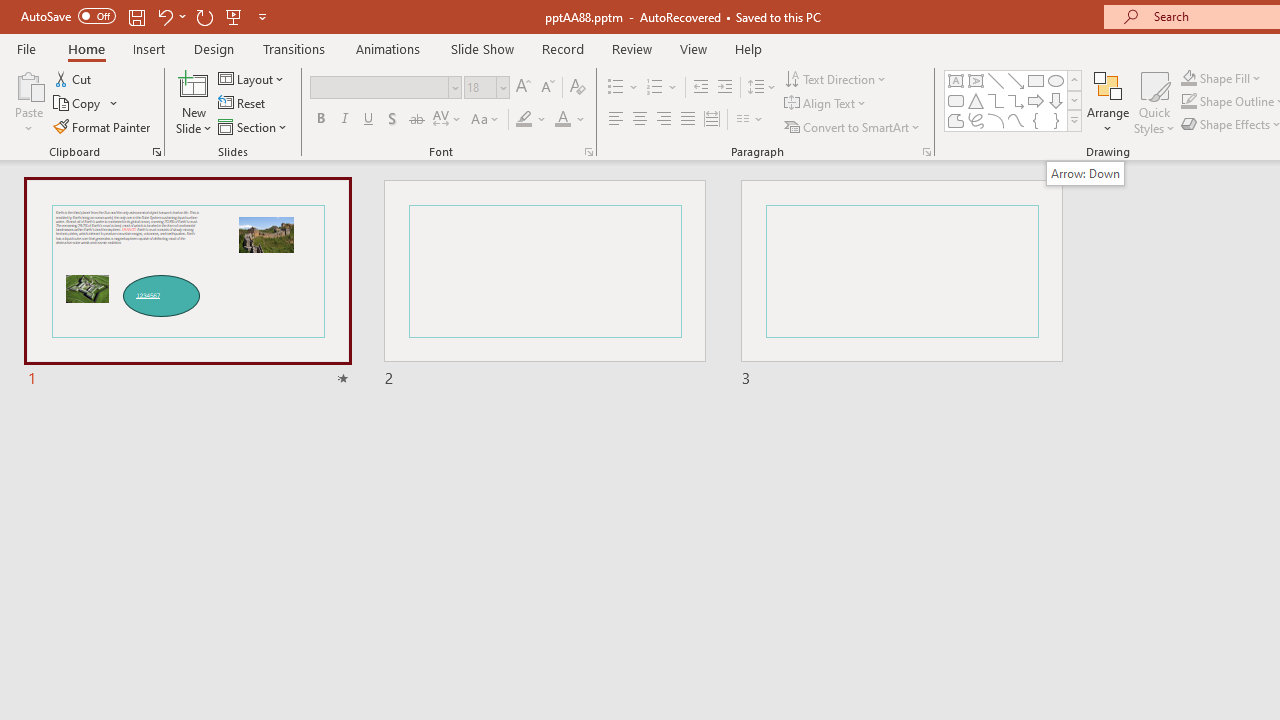 The image size is (1280, 720). Describe the element at coordinates (724, 86) in the screenshot. I see `'Increase Indent'` at that location.